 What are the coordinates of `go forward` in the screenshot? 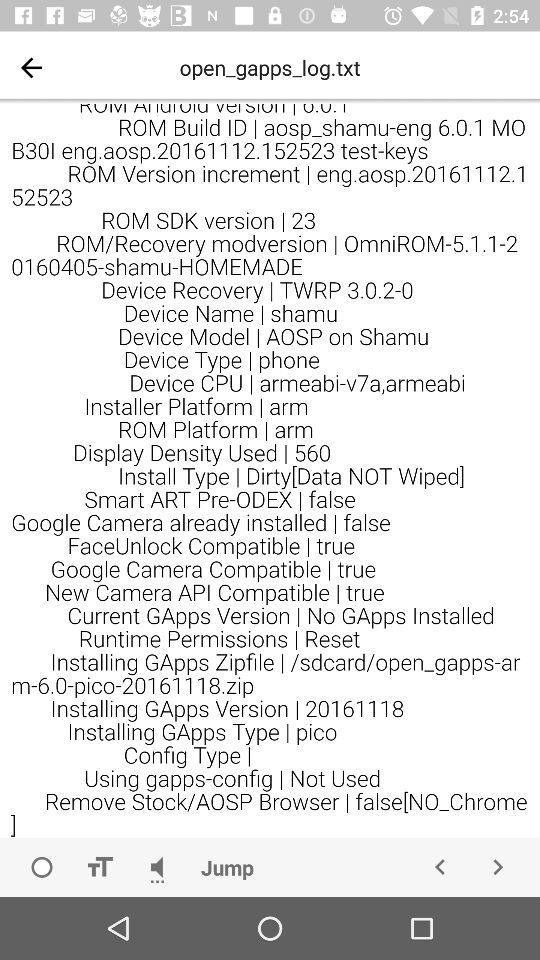 It's located at (496, 866).